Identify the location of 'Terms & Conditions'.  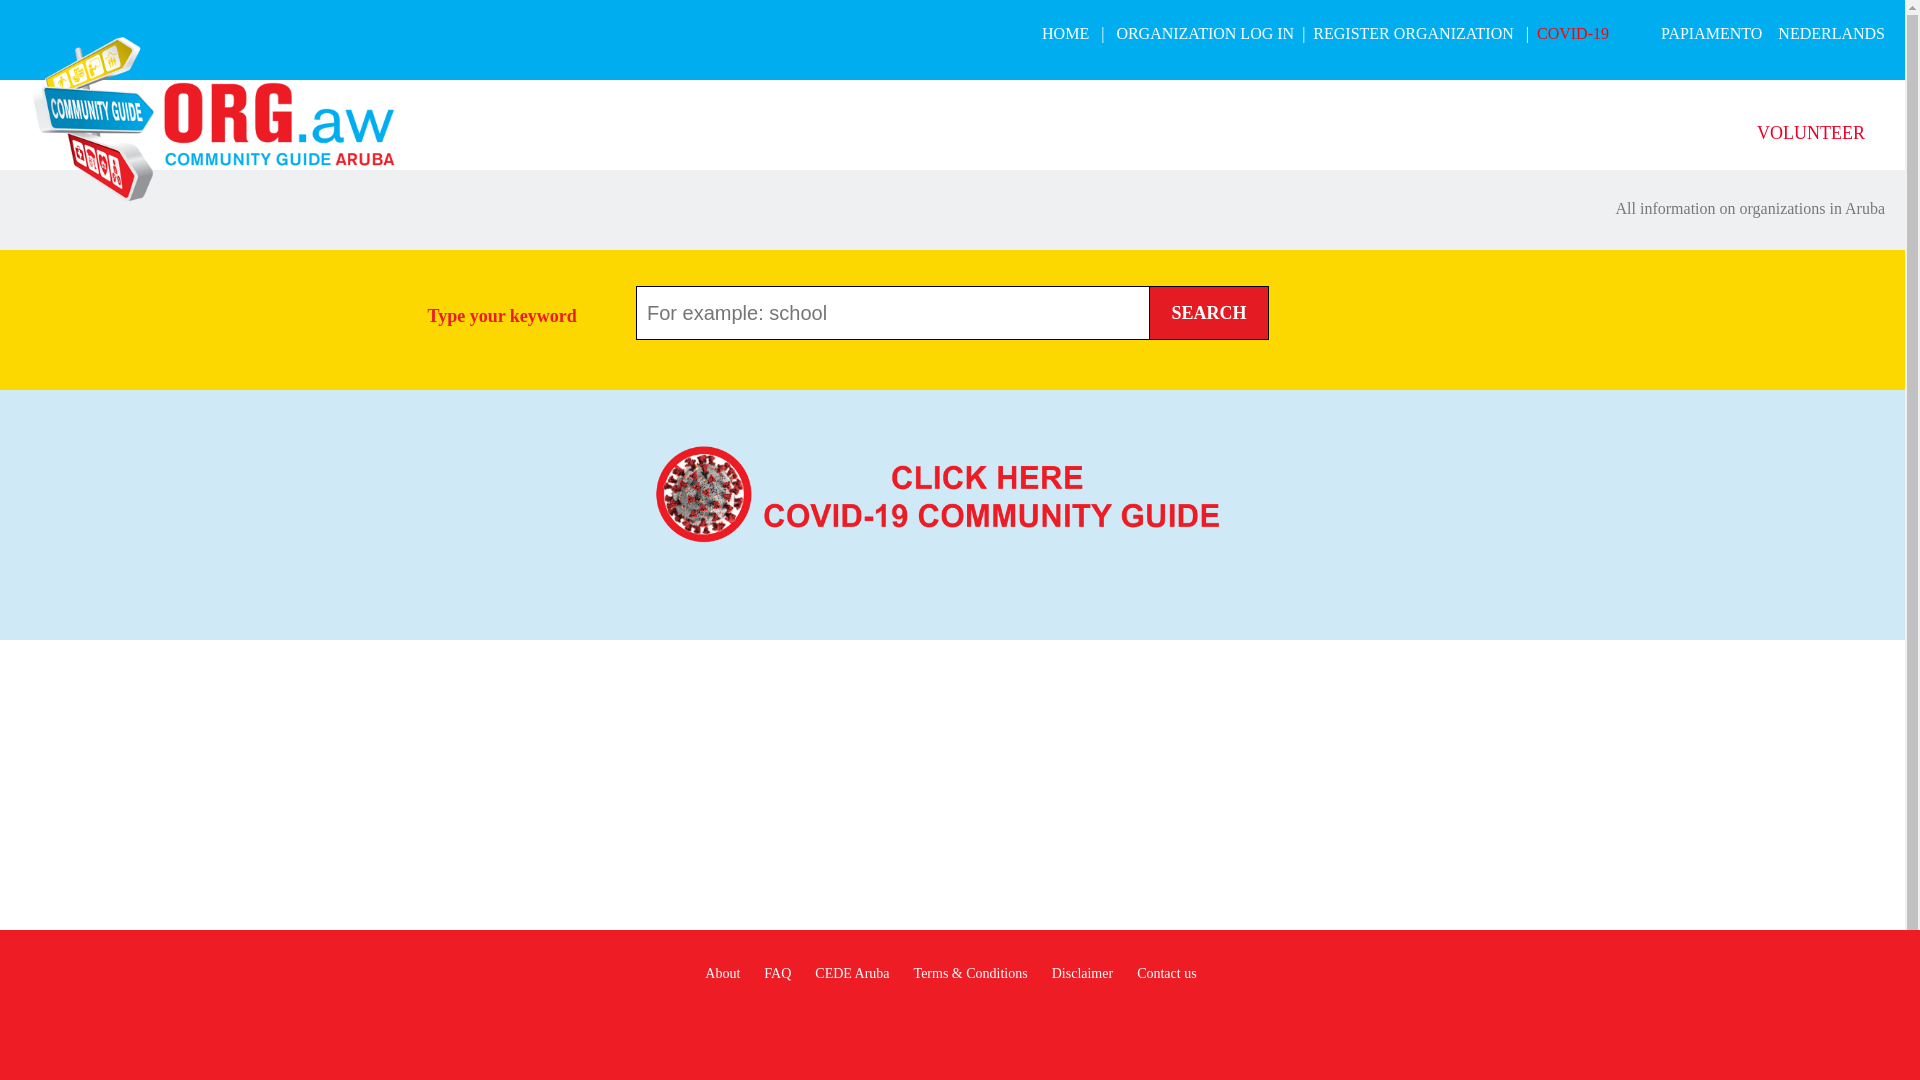
(970, 972).